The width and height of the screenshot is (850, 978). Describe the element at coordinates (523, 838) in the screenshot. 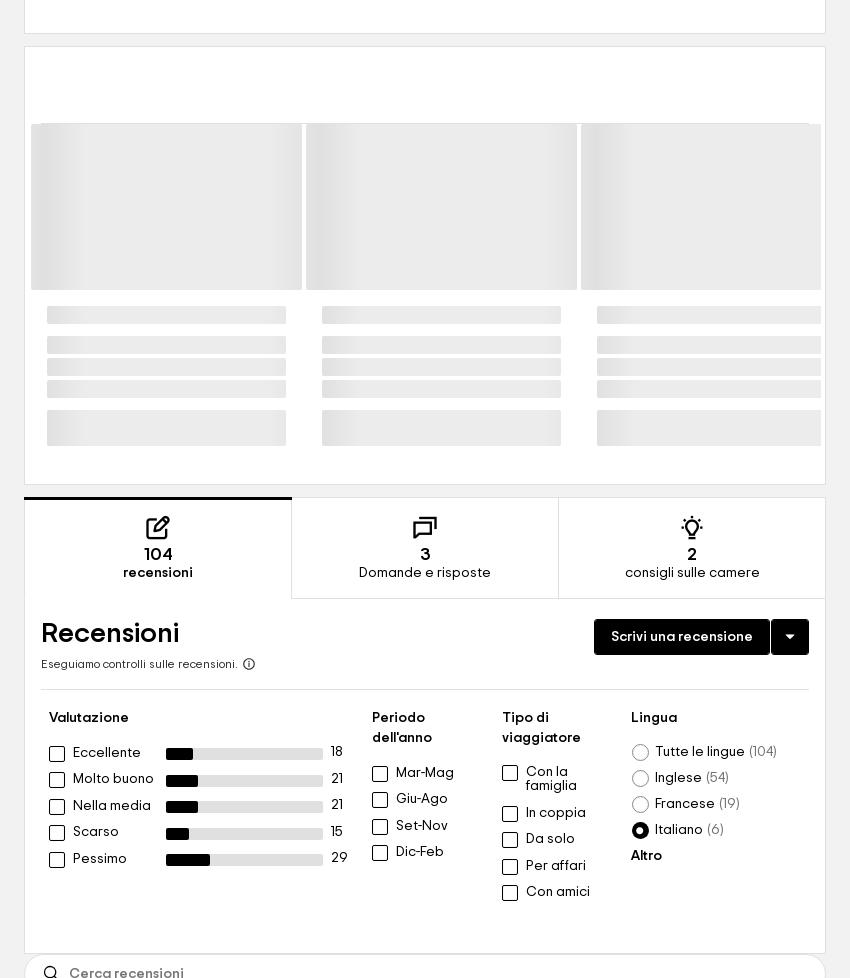

I see `'Da solo'` at that location.